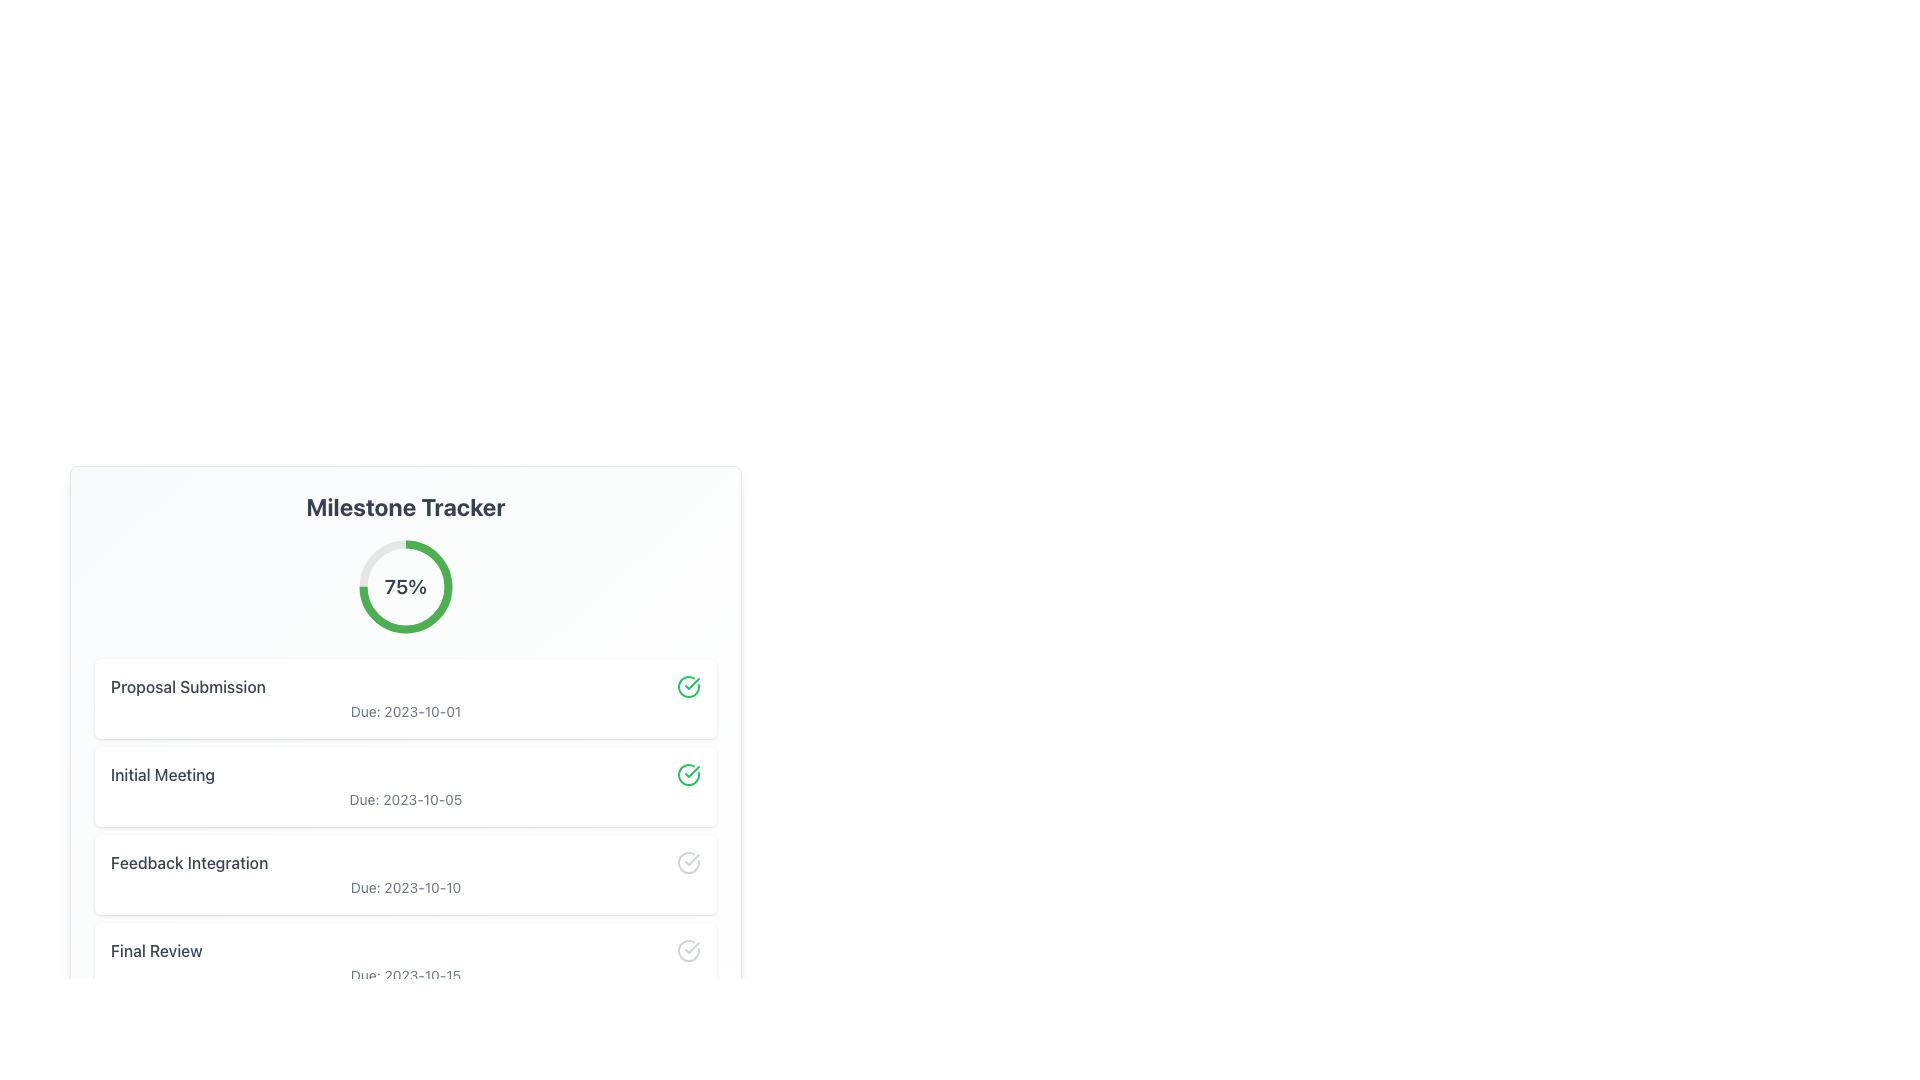 The height and width of the screenshot is (1080, 1920). Describe the element at coordinates (689, 862) in the screenshot. I see `the circular progress indicator representing the status of the 'Feedback Integration' milestone located under the 'Milestone Tracker' header` at that location.